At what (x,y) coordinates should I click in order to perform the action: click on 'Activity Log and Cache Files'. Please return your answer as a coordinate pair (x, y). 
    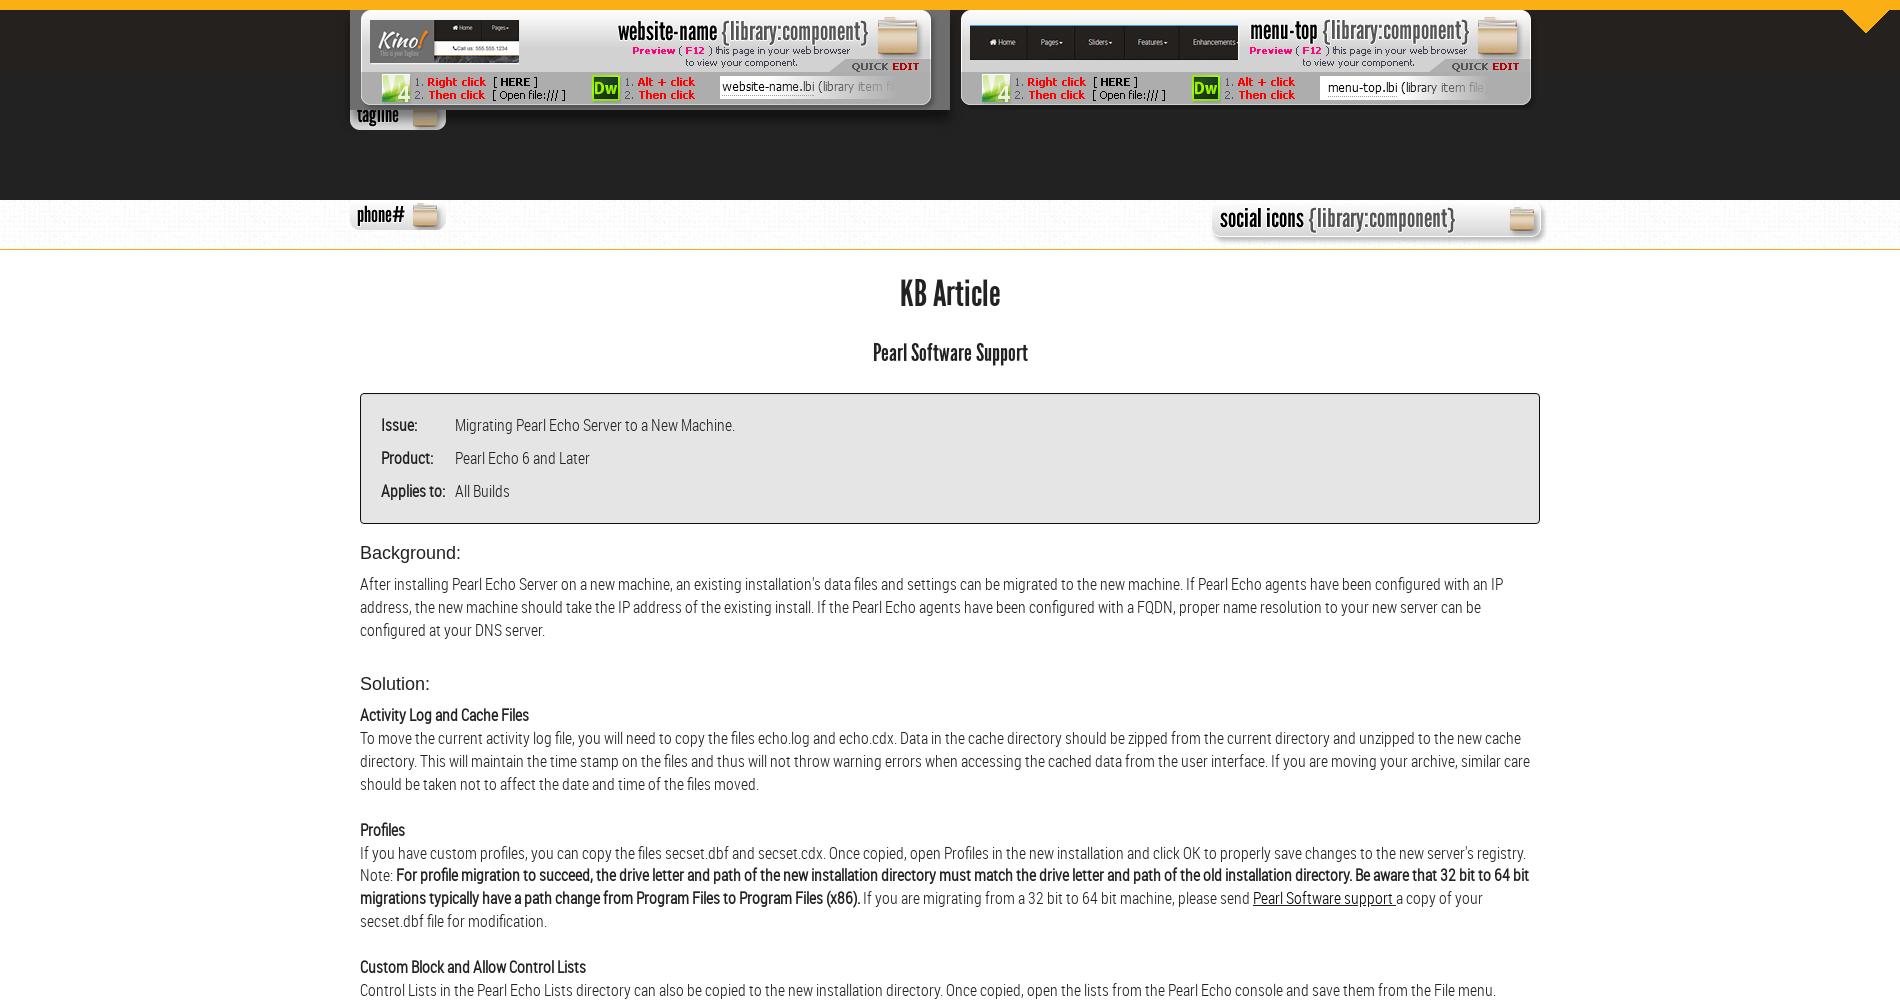
    Looking at the image, I should click on (443, 713).